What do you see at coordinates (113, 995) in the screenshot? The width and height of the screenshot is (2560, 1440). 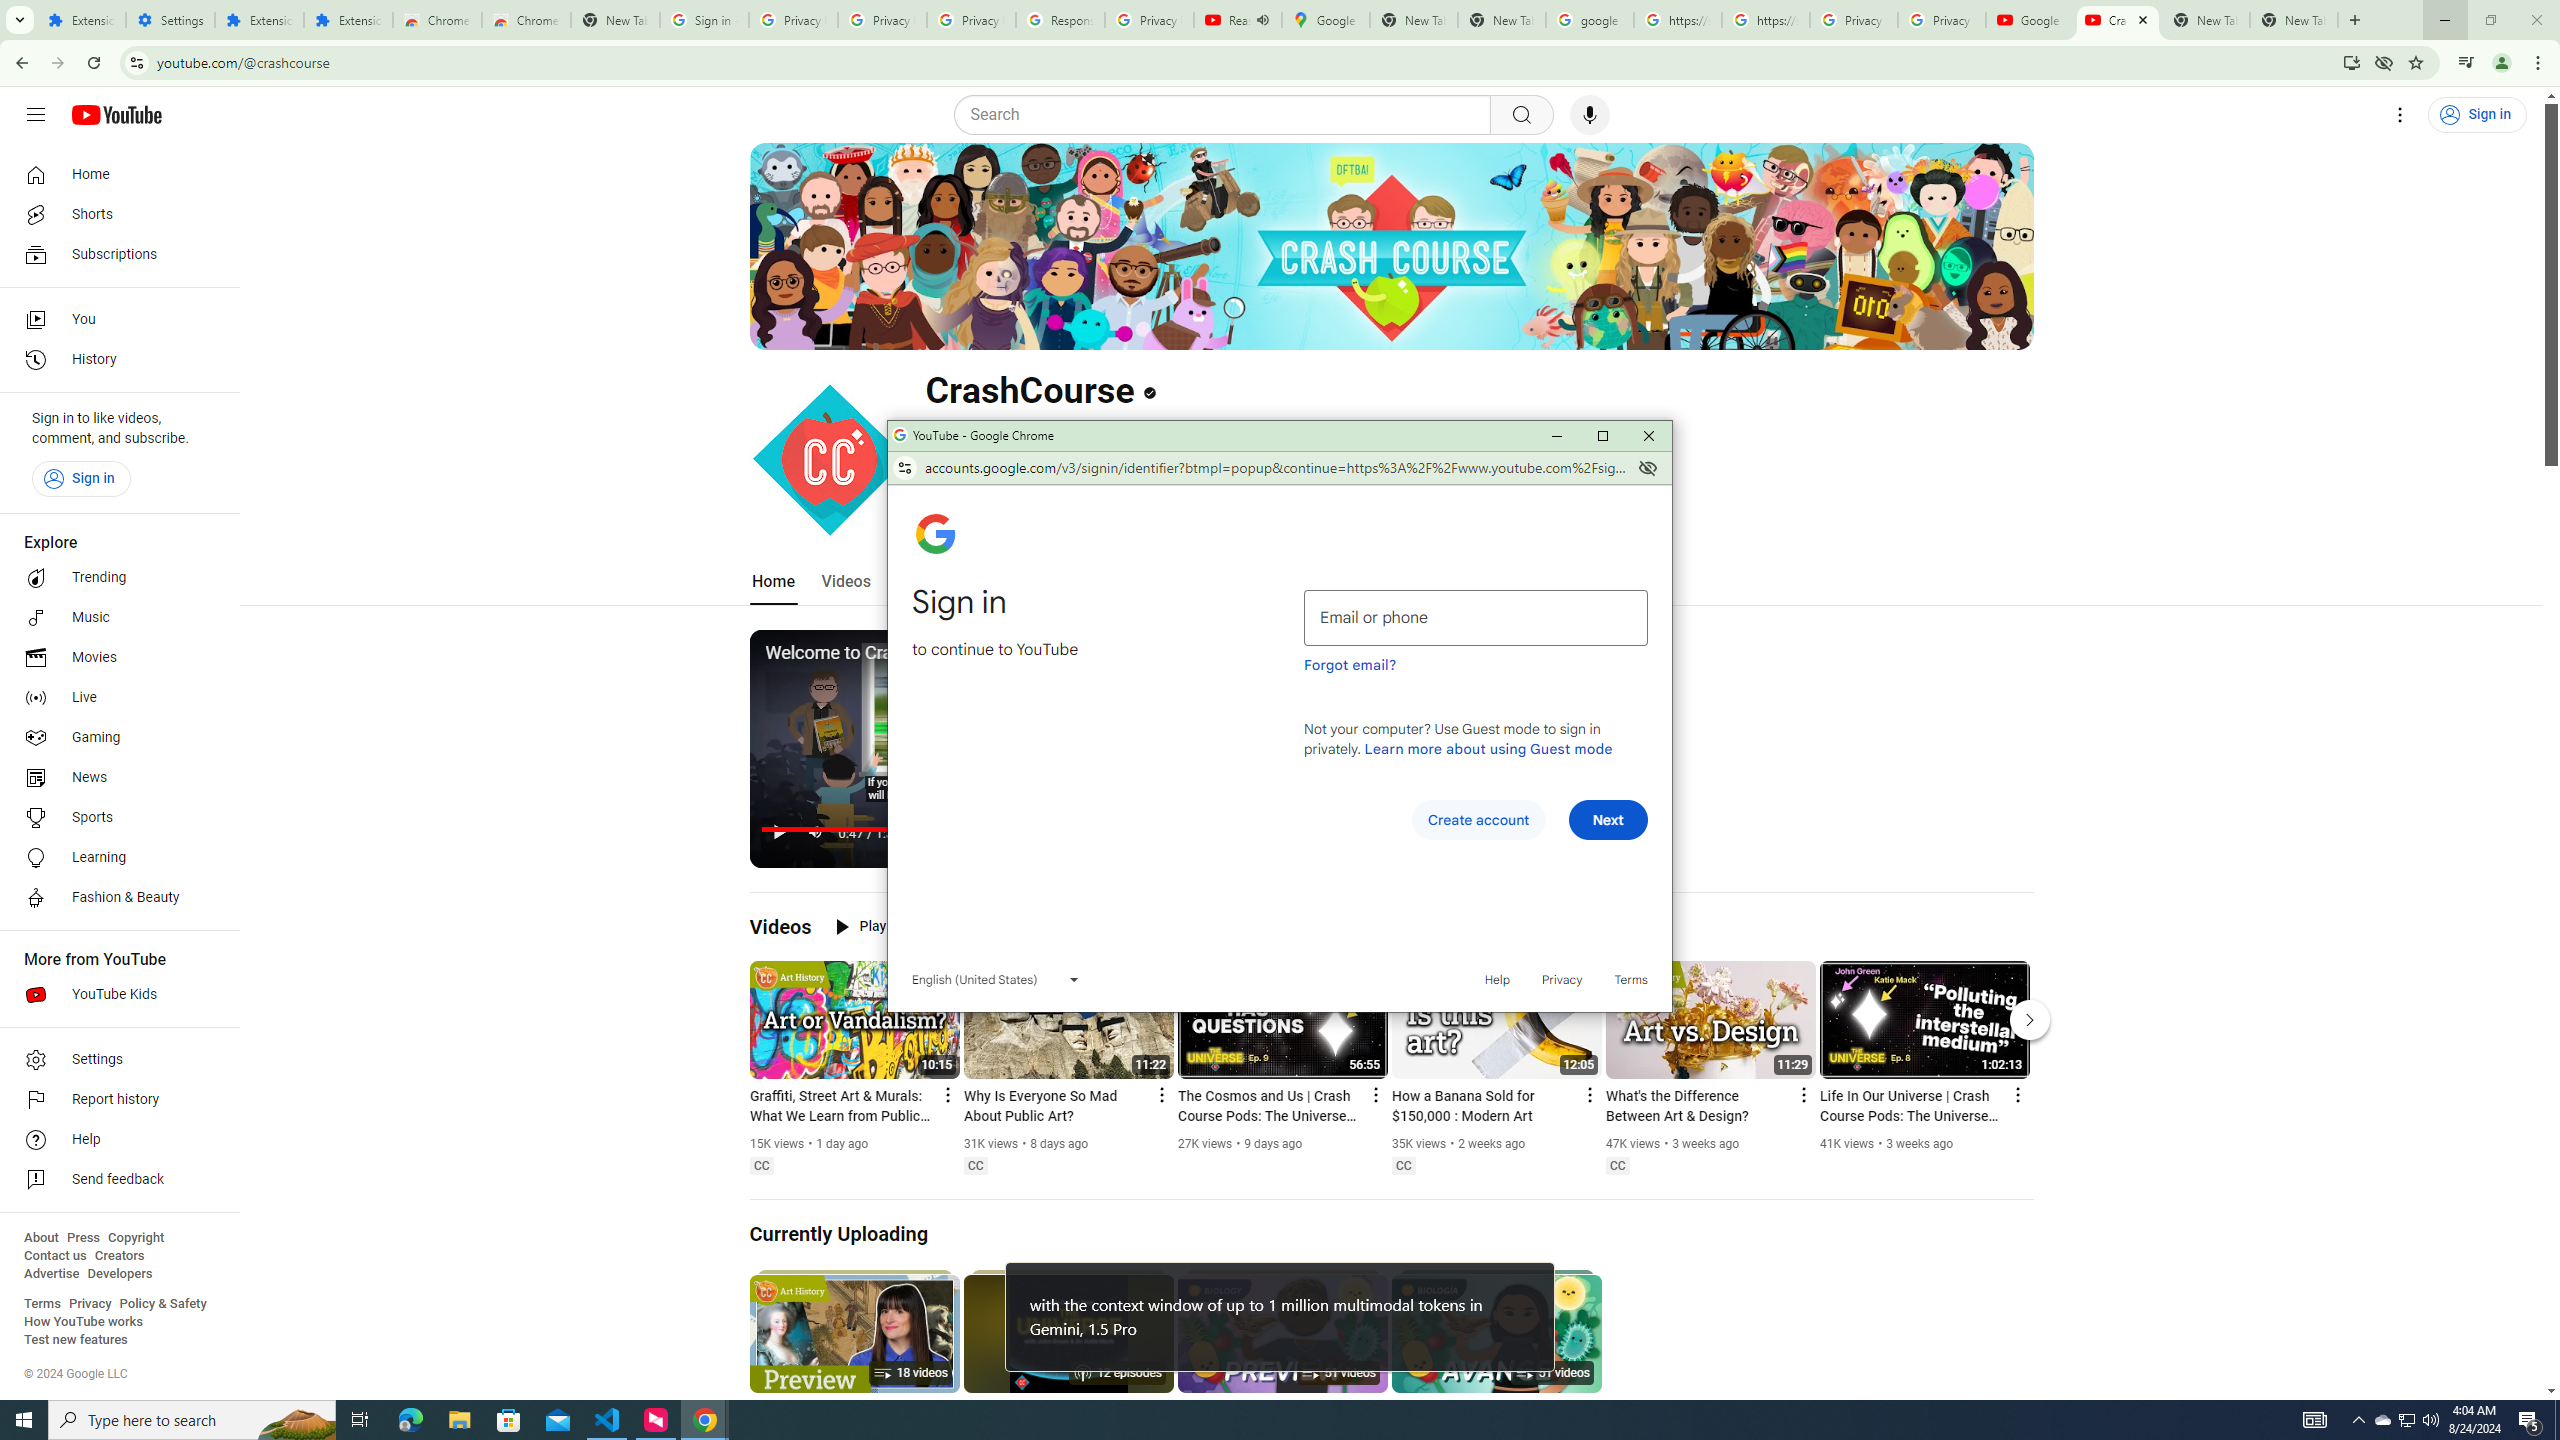 I see `'YouTube Kids'` at bounding box center [113, 995].